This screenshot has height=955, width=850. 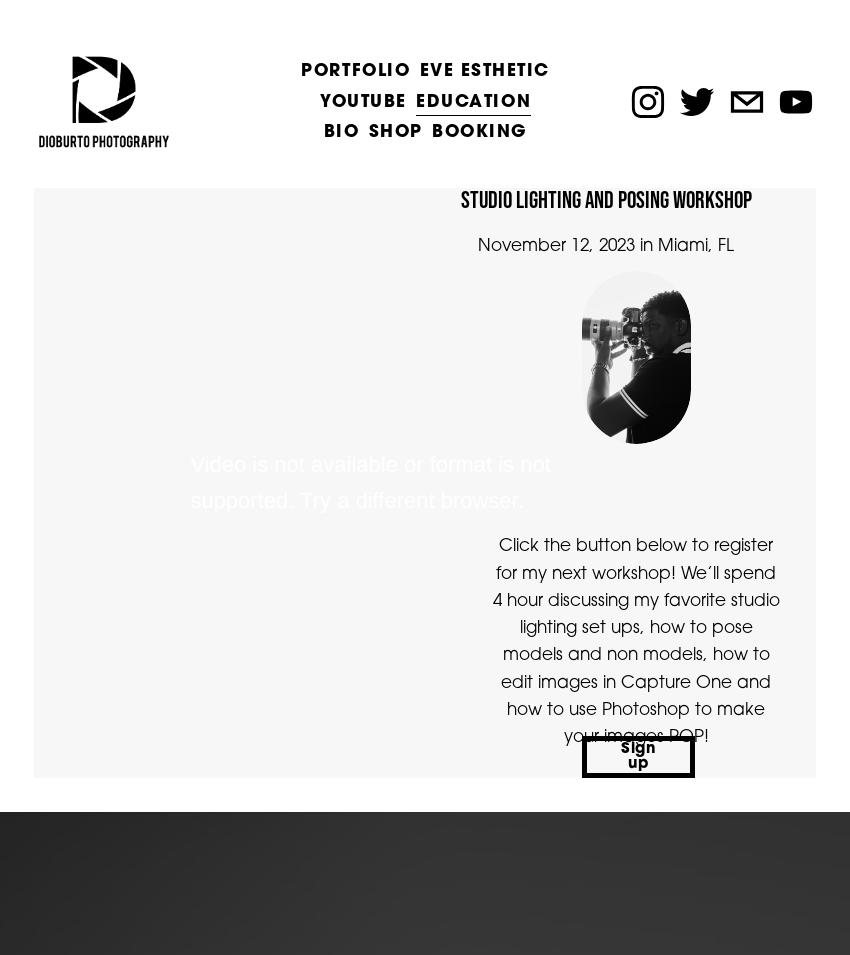 I want to click on 'Sign up', so click(x=638, y=775).